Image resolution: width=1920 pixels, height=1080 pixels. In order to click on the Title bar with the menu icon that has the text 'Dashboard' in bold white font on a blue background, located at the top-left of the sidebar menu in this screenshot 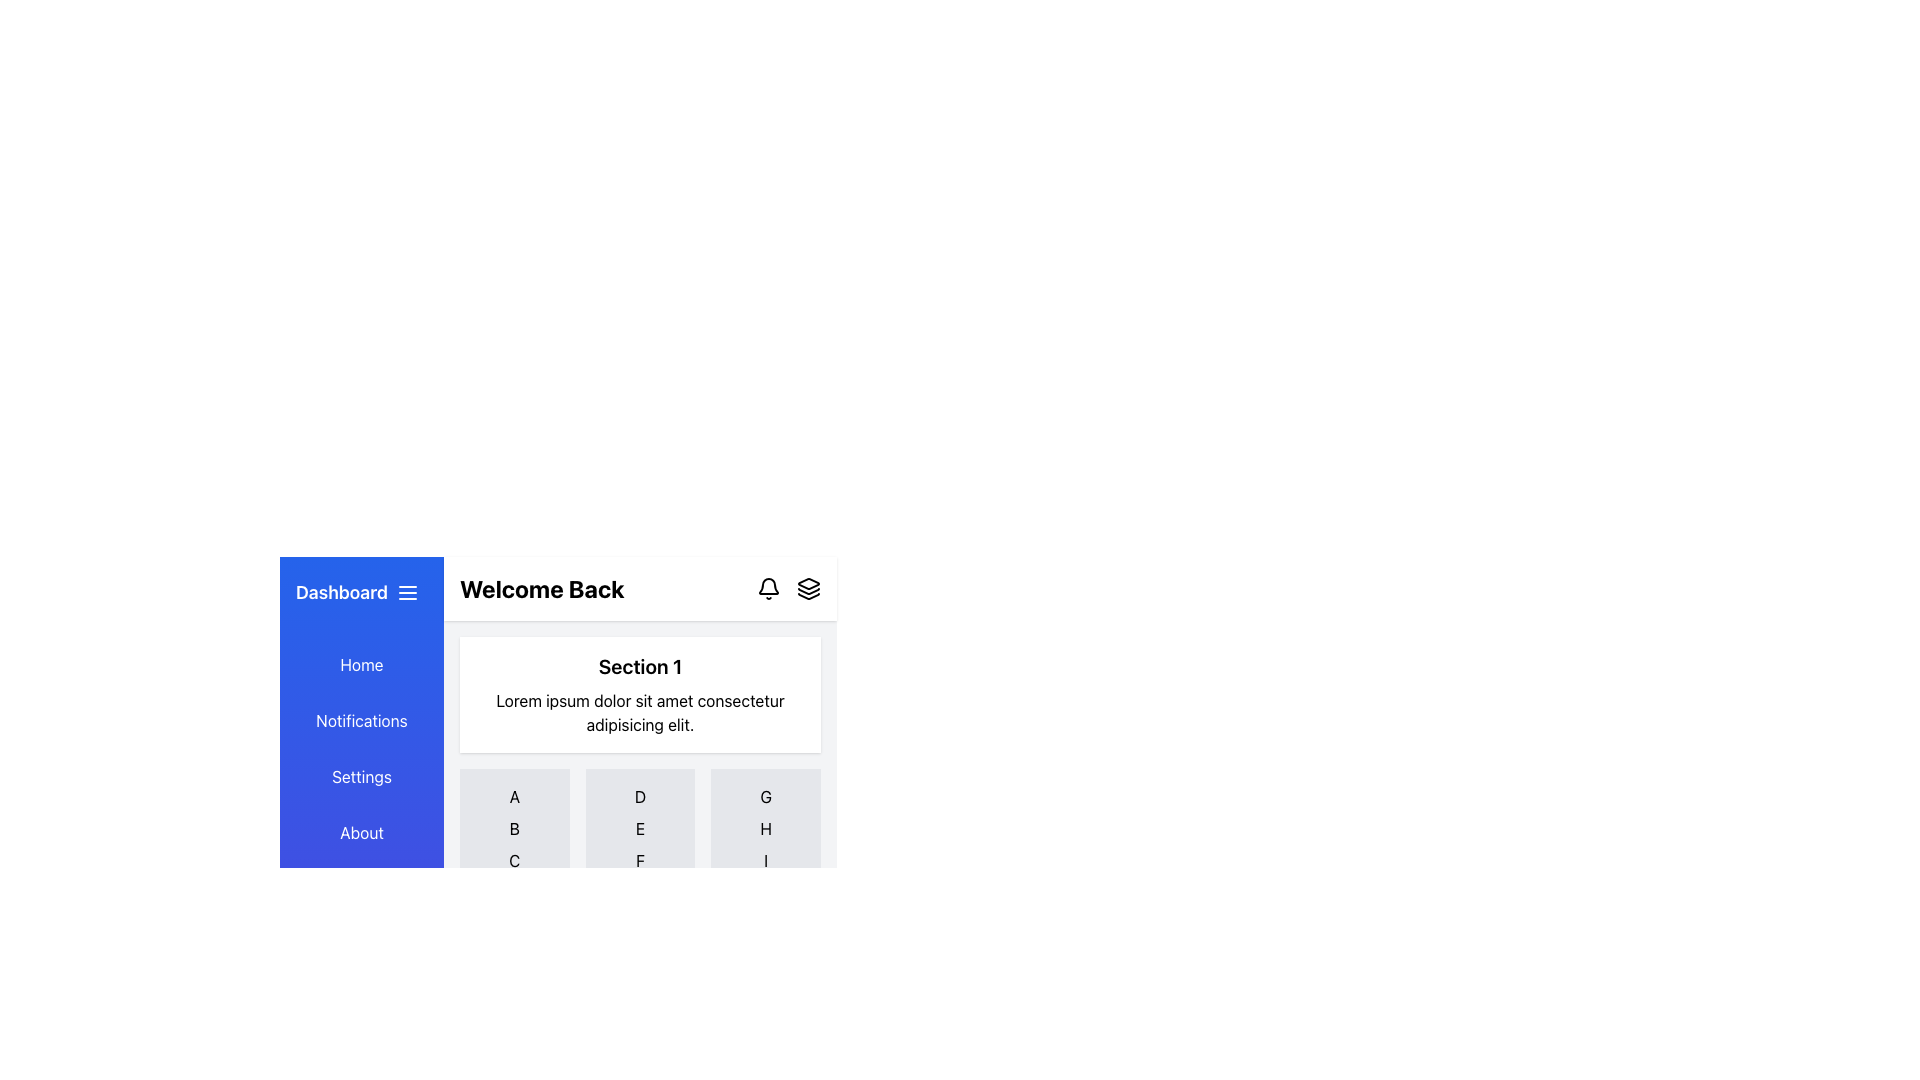, I will do `click(361, 592)`.